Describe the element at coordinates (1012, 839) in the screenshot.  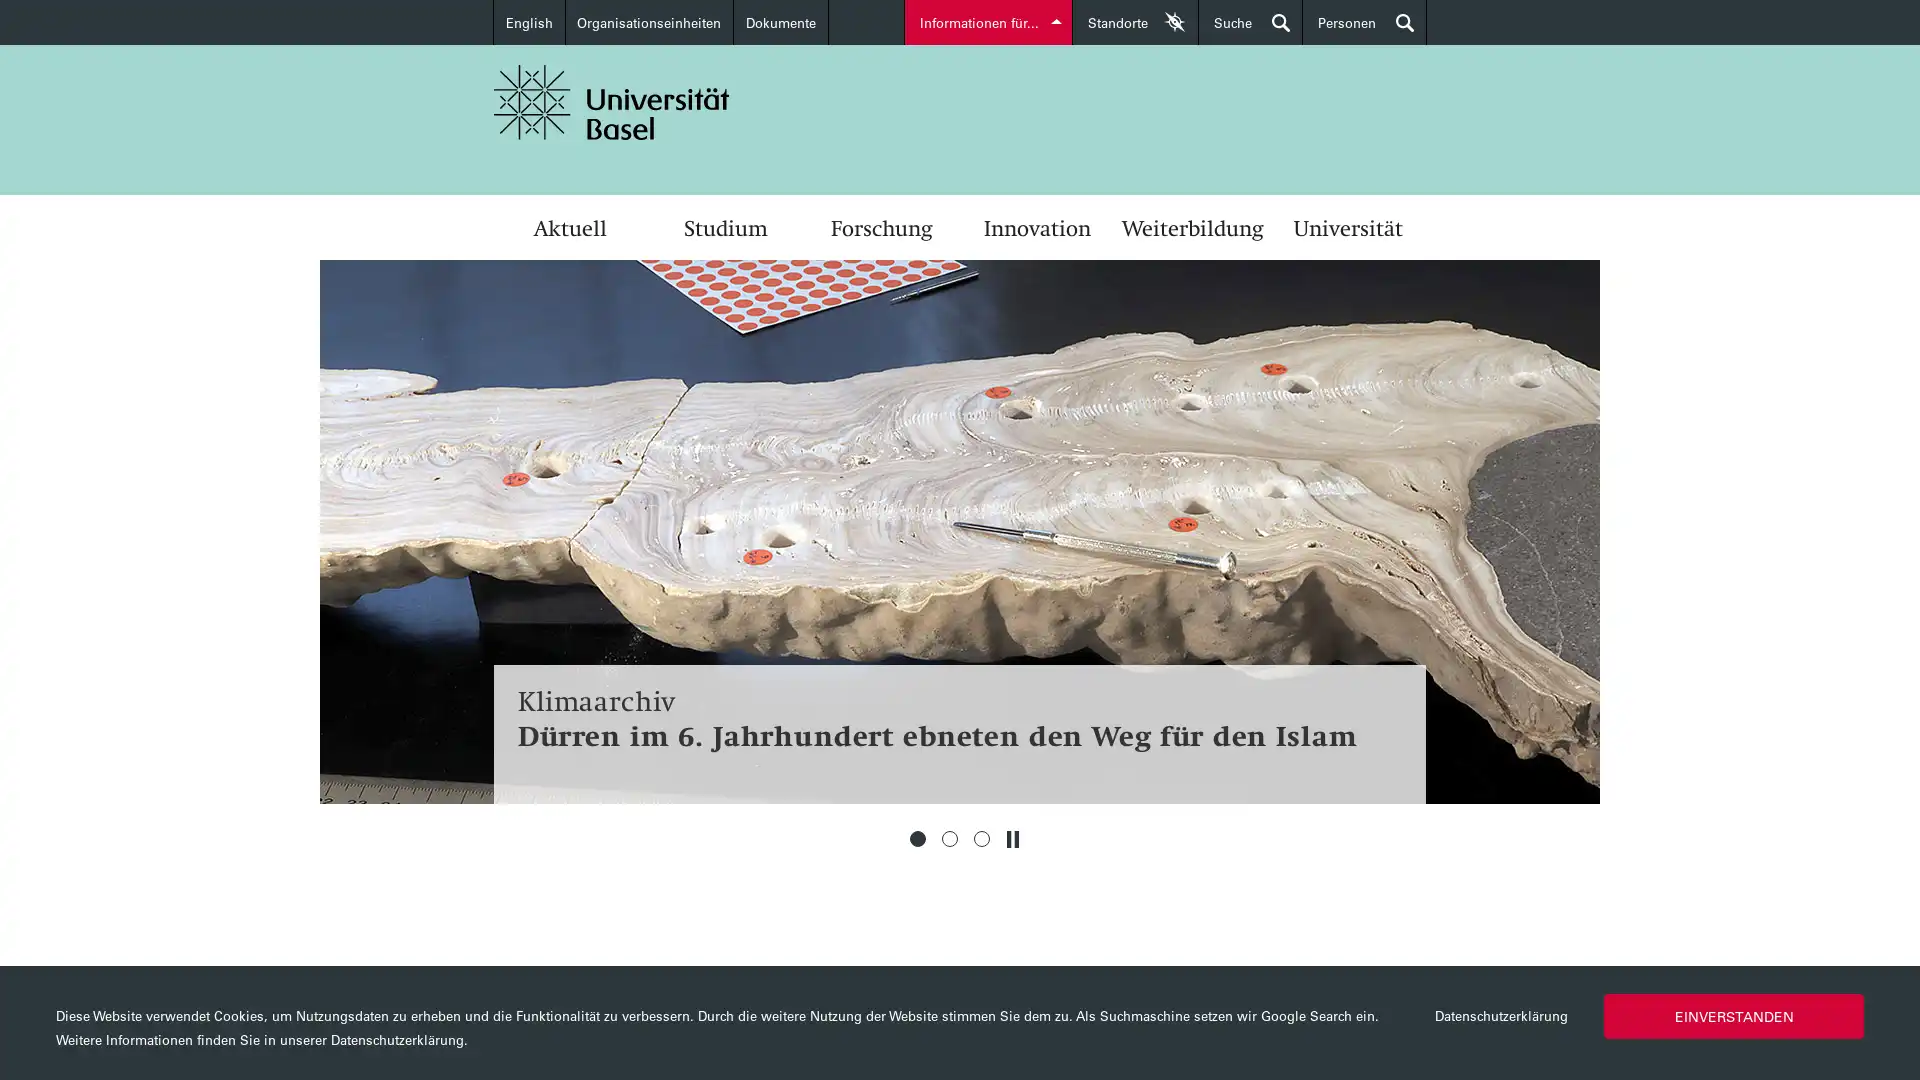
I see `Stoppen` at that location.